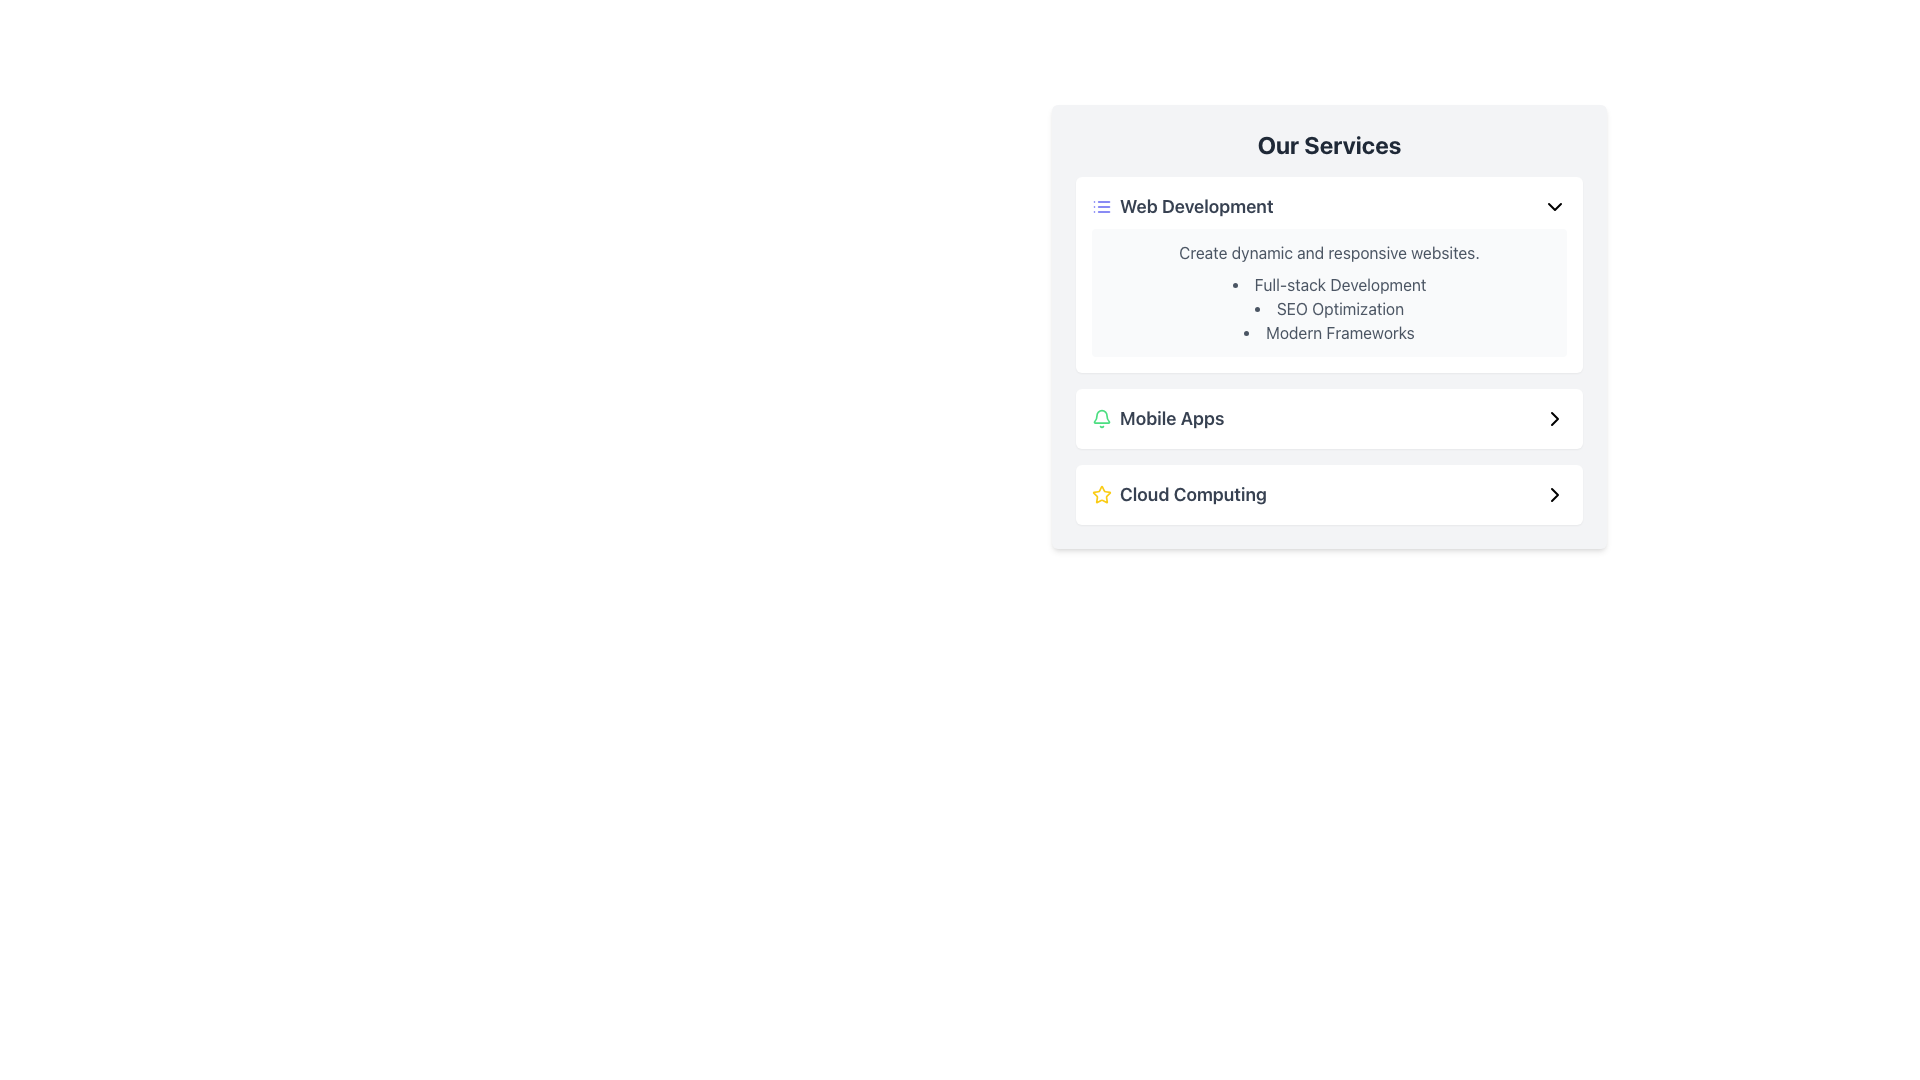  I want to click on the yellow star-shaped icon with a hollow center, located to the left of the 'Cloud Computing' text in the 'Our Services' section, so click(1101, 494).